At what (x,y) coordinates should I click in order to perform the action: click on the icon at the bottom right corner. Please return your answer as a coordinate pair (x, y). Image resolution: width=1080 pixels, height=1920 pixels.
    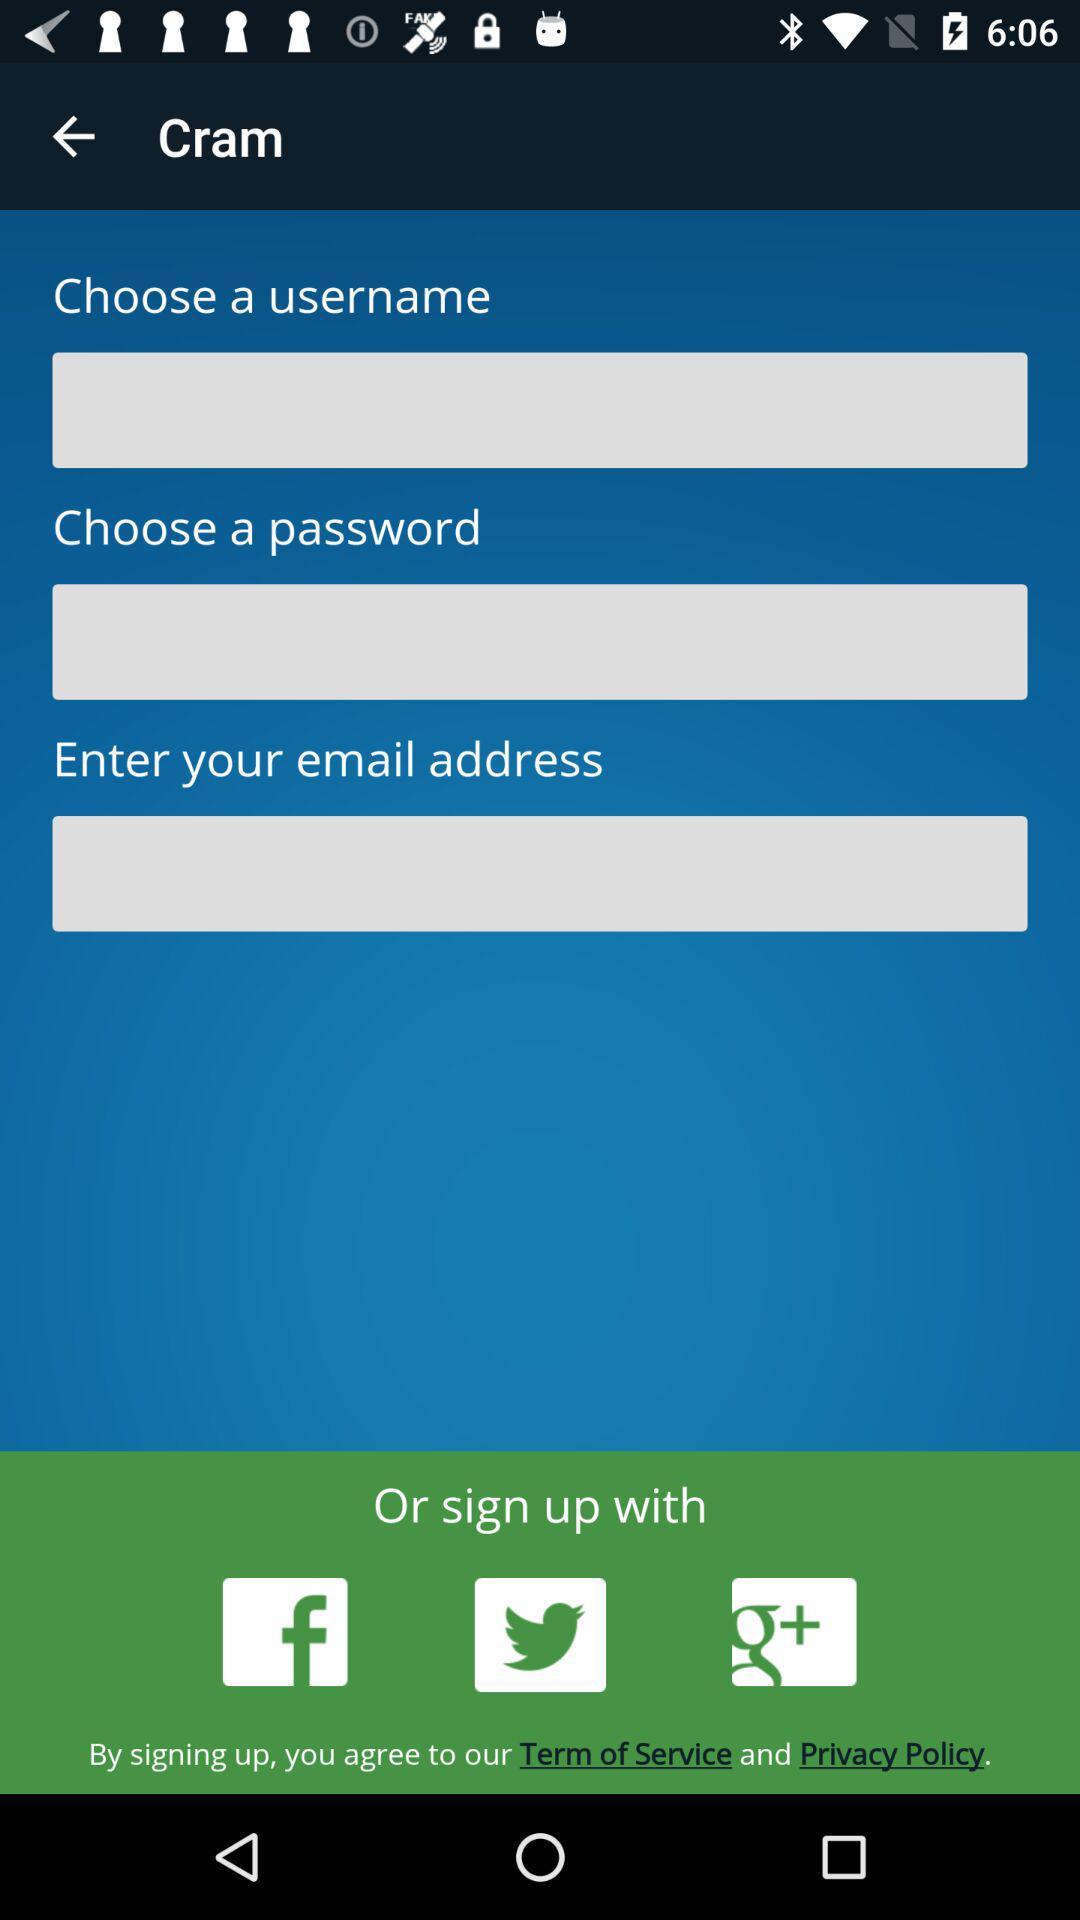
    Looking at the image, I should click on (793, 1632).